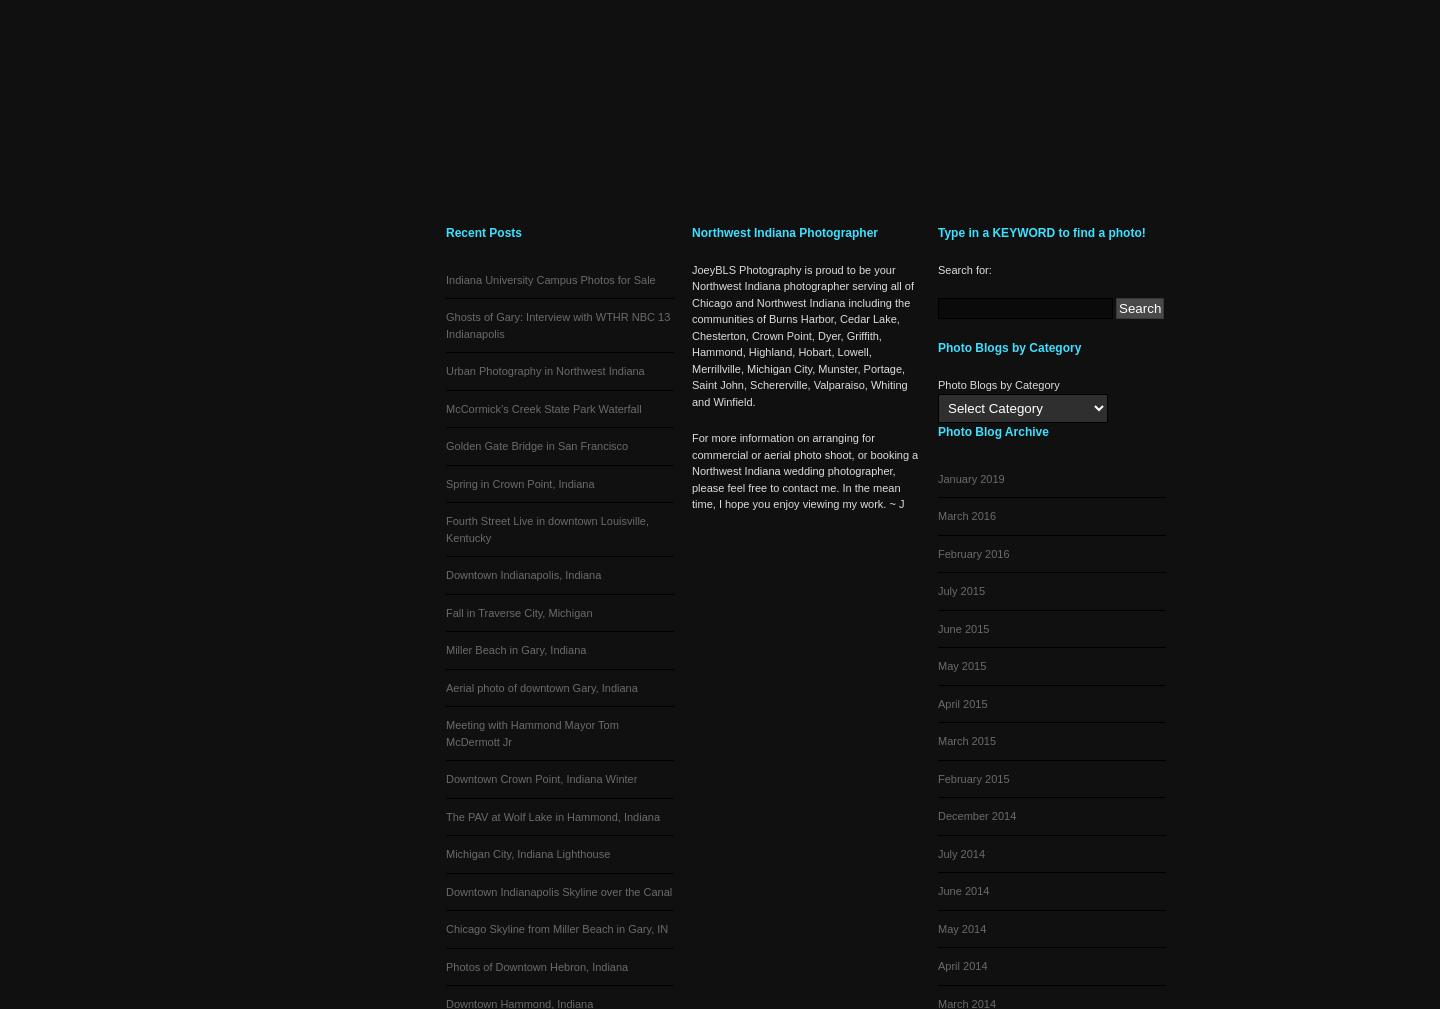  I want to click on 'April 2014', so click(961, 966).